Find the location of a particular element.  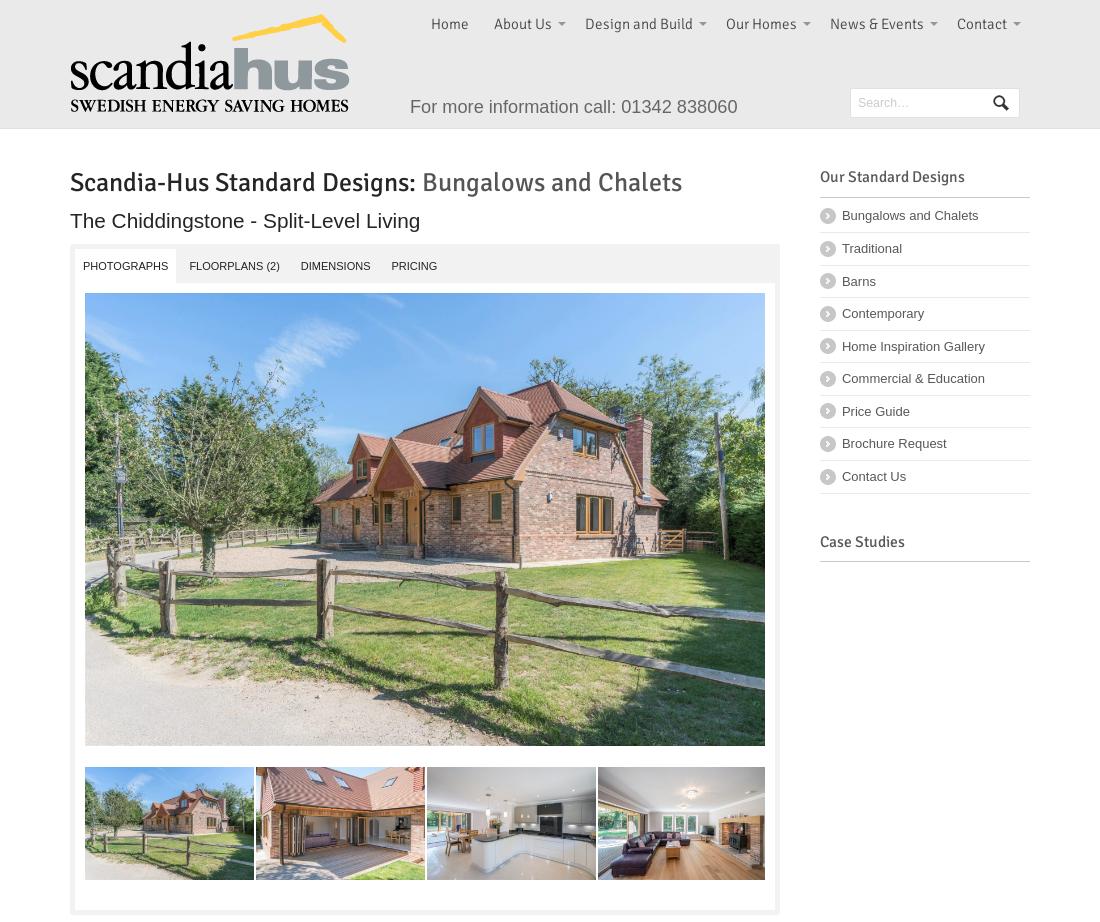

'Home' is located at coordinates (449, 23).